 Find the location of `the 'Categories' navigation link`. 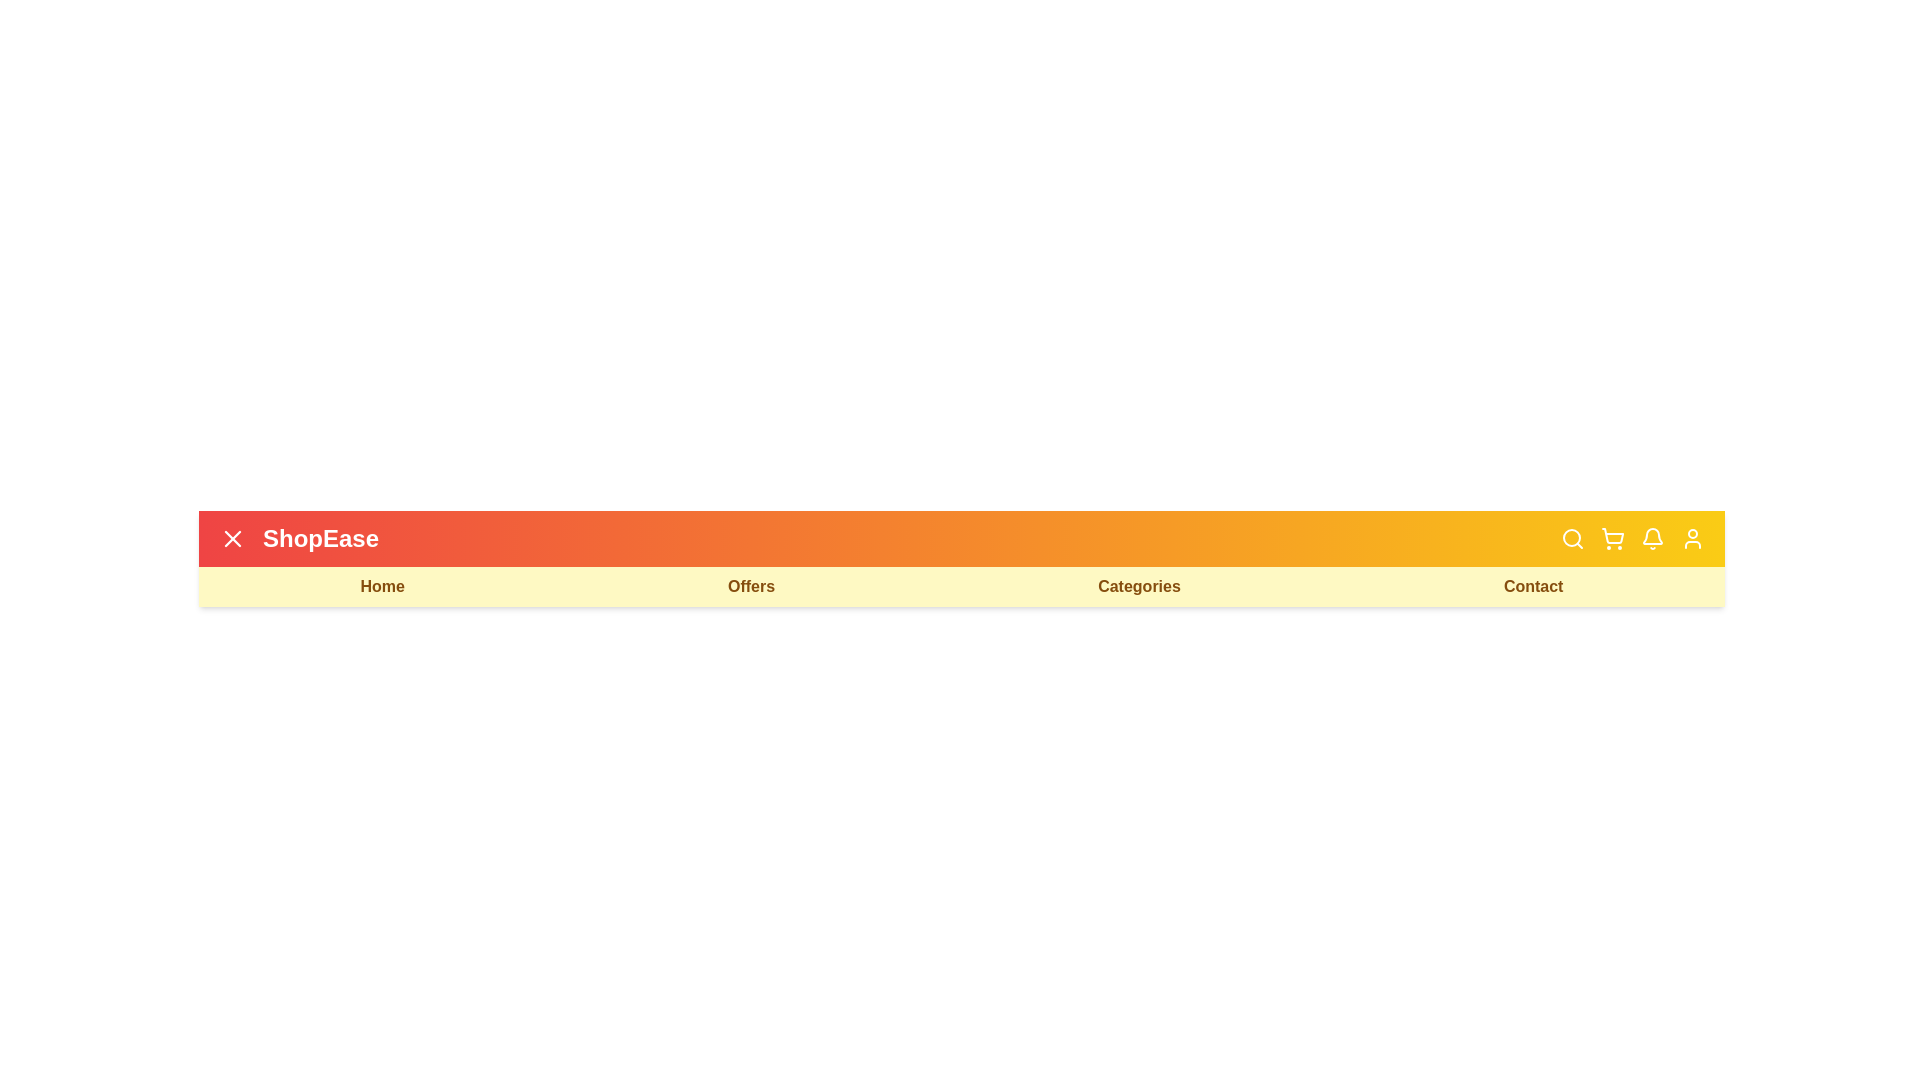

the 'Categories' navigation link is located at coordinates (1138, 585).